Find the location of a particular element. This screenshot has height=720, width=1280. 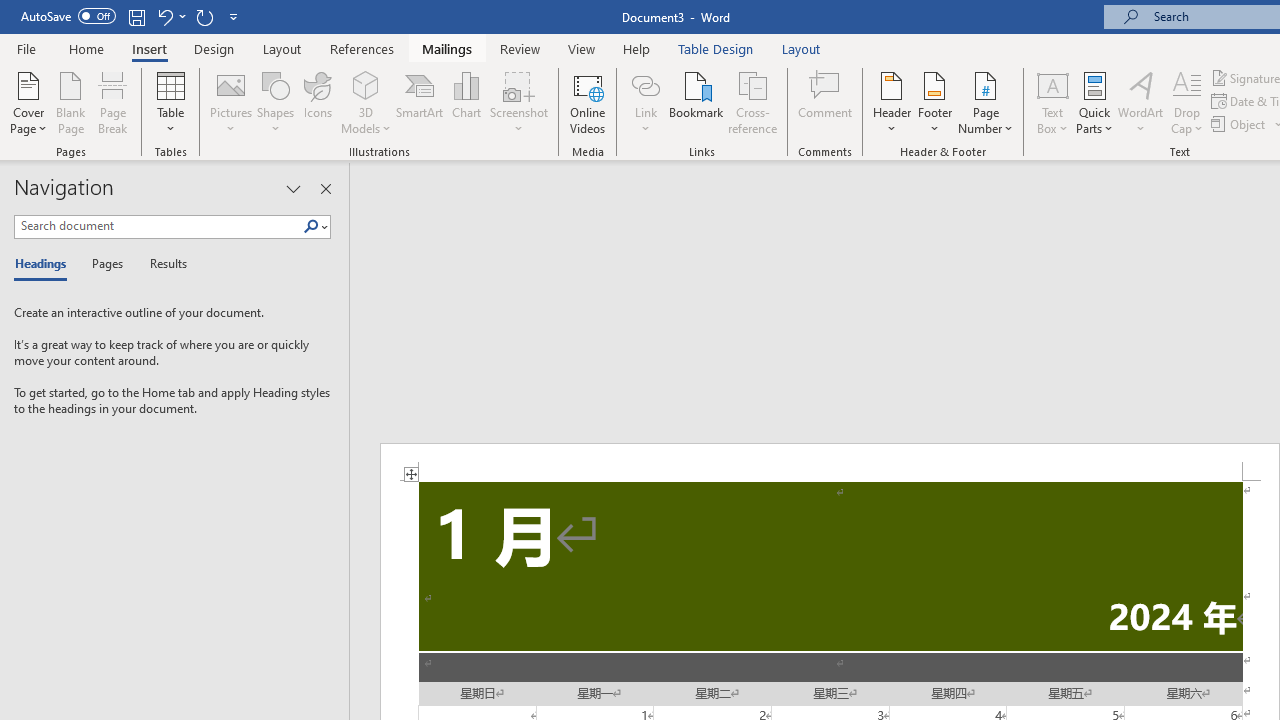

'Pictures' is located at coordinates (231, 103).